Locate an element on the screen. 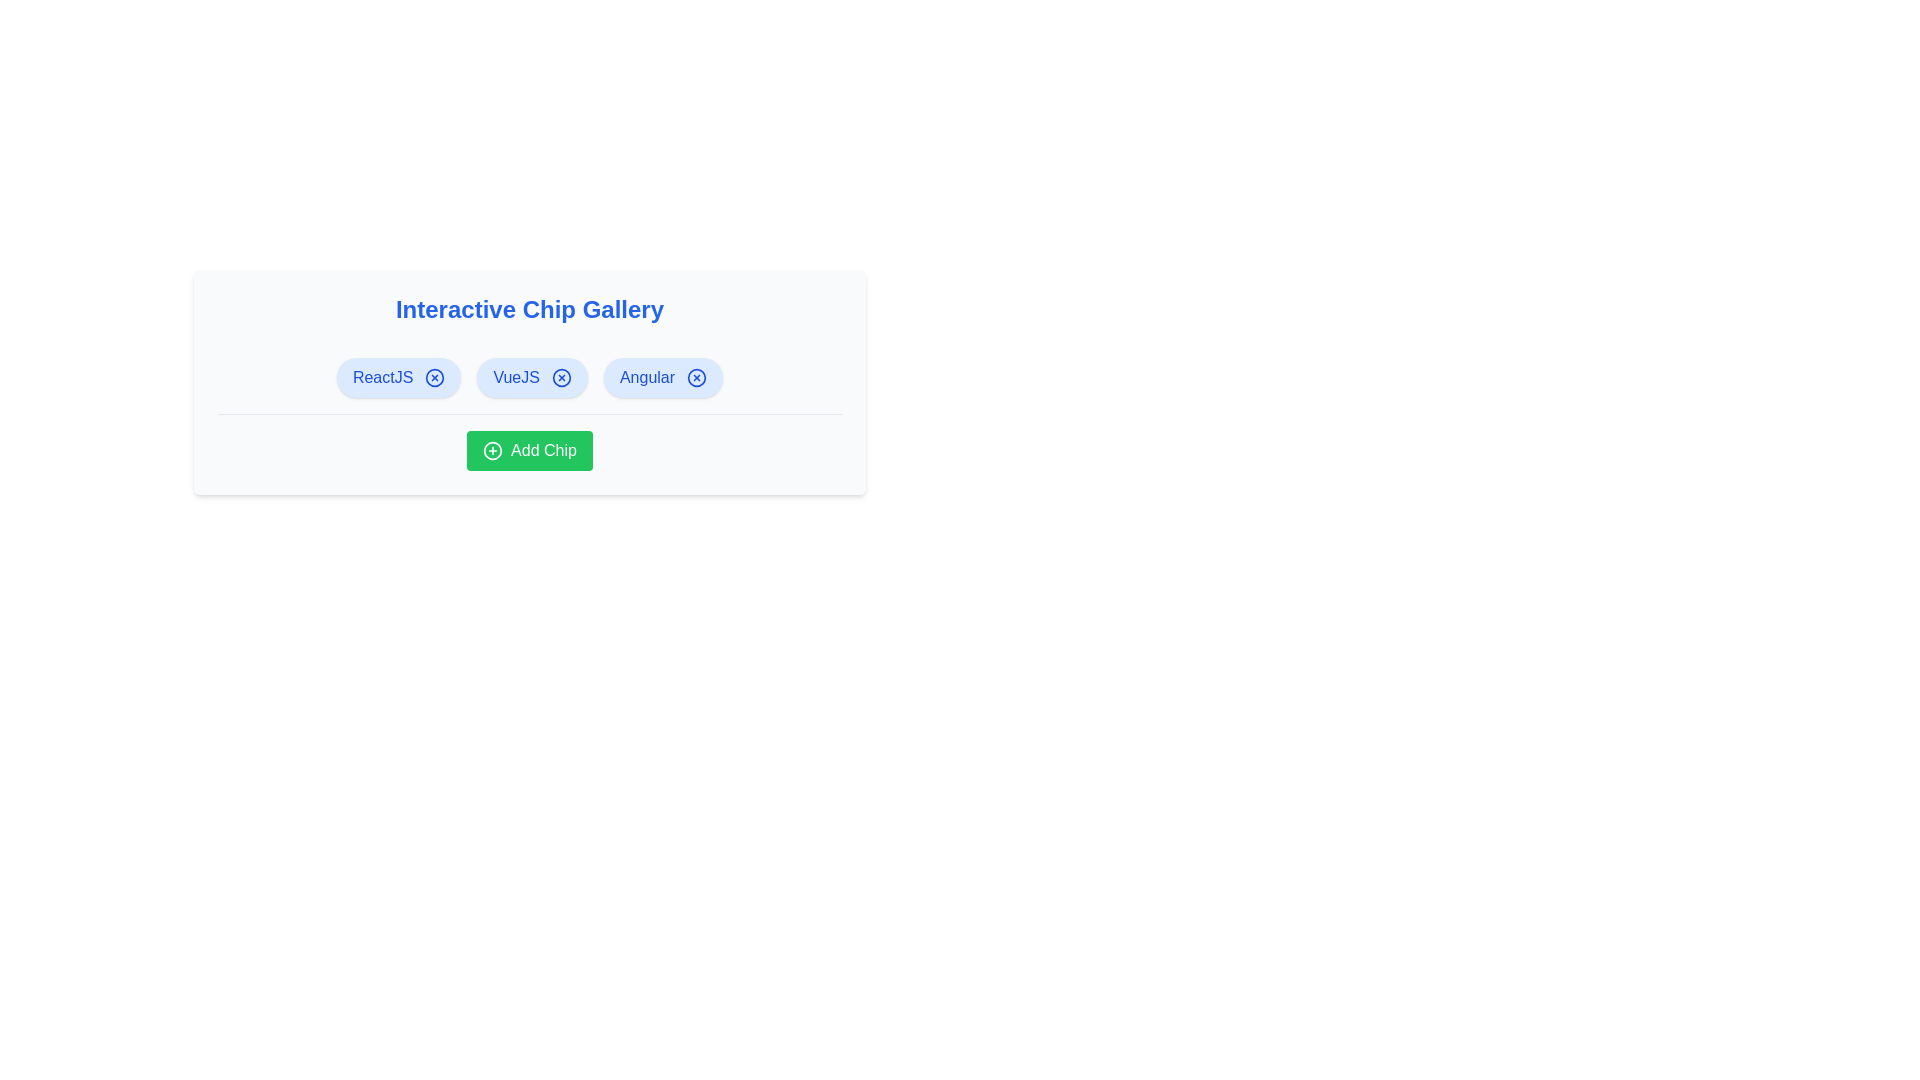 The width and height of the screenshot is (1920, 1080). the 'X' icon of the chip labeled VueJS to remove it is located at coordinates (560, 378).